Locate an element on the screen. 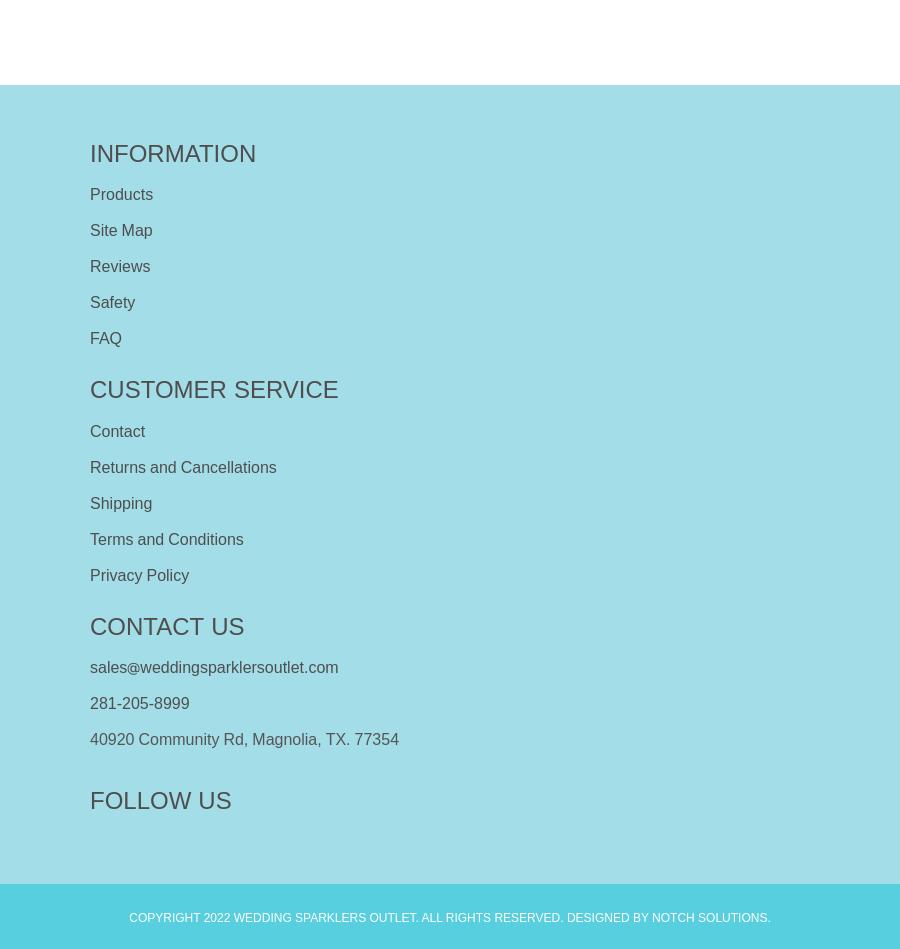 This screenshot has height=949, width=900. 'Products' is located at coordinates (89, 192).